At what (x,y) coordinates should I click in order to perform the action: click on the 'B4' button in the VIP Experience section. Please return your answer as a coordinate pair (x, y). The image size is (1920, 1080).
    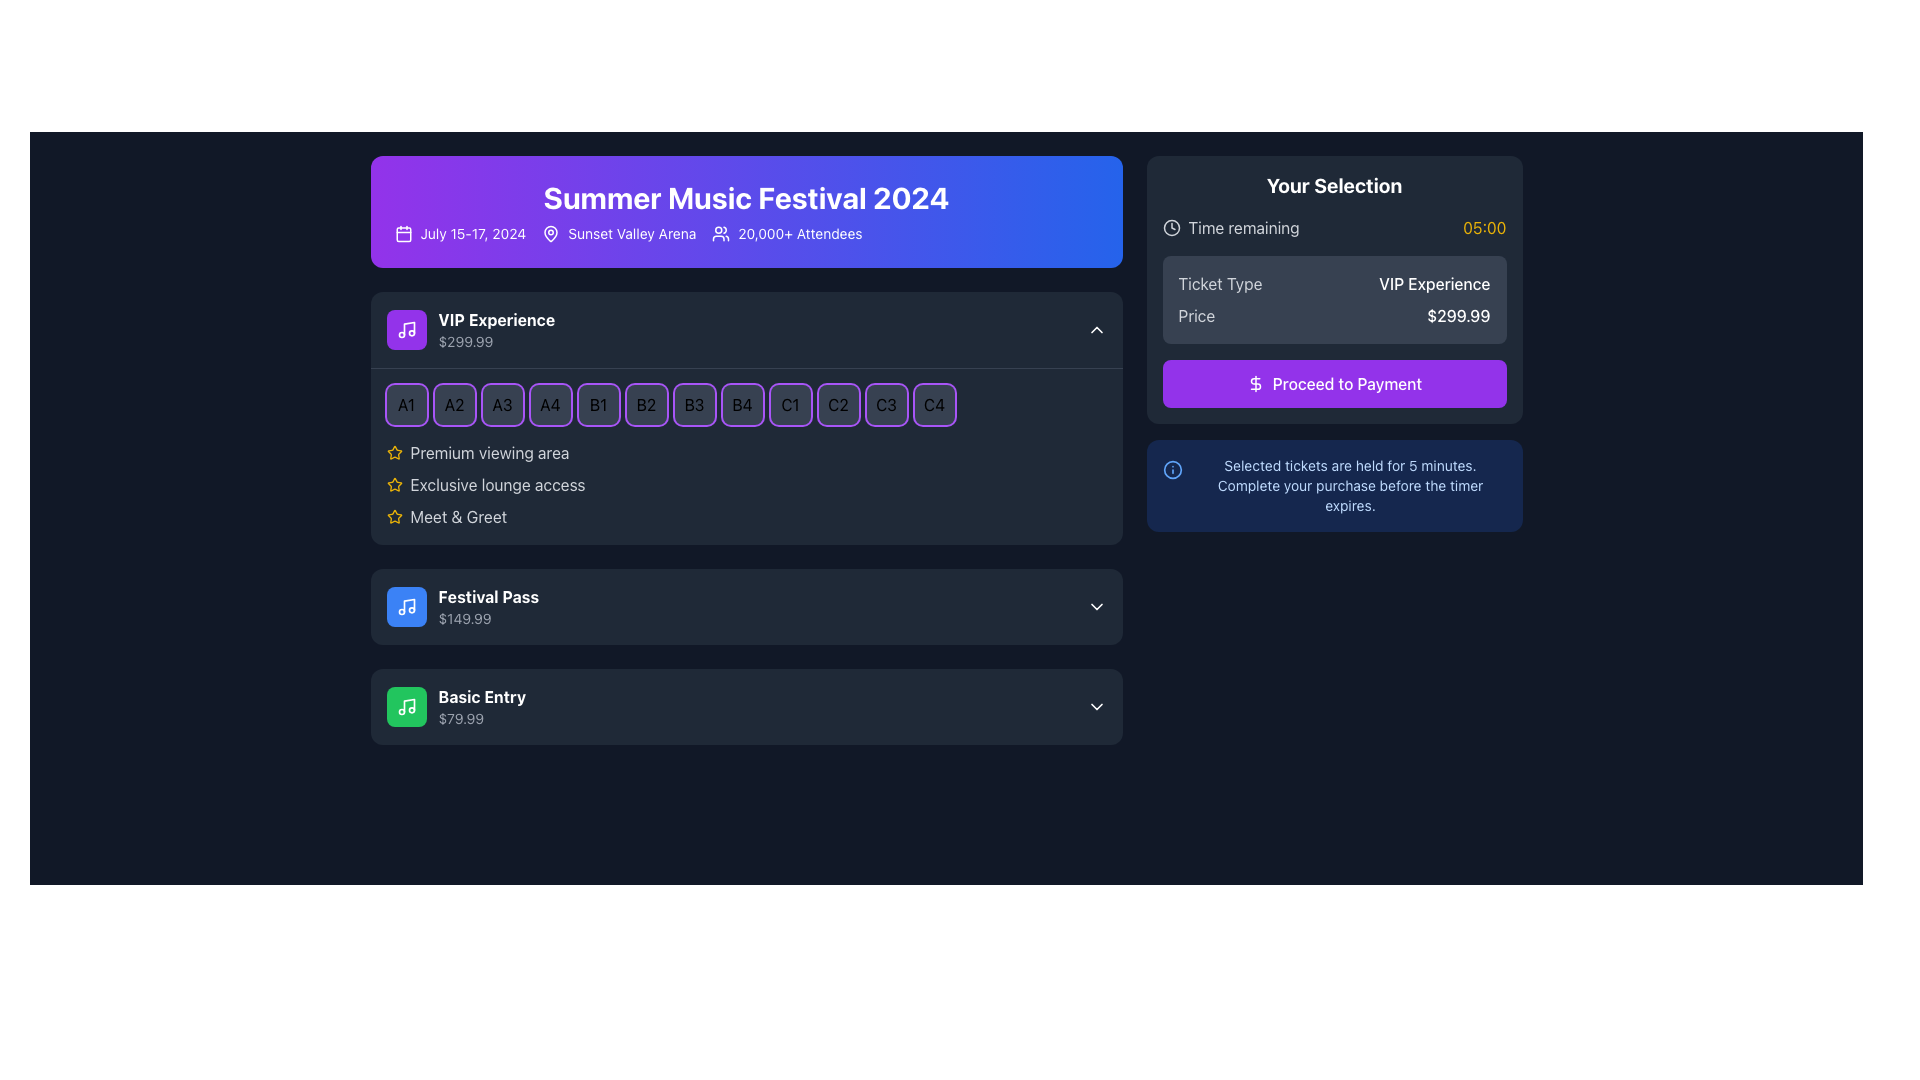
    Looking at the image, I should click on (741, 405).